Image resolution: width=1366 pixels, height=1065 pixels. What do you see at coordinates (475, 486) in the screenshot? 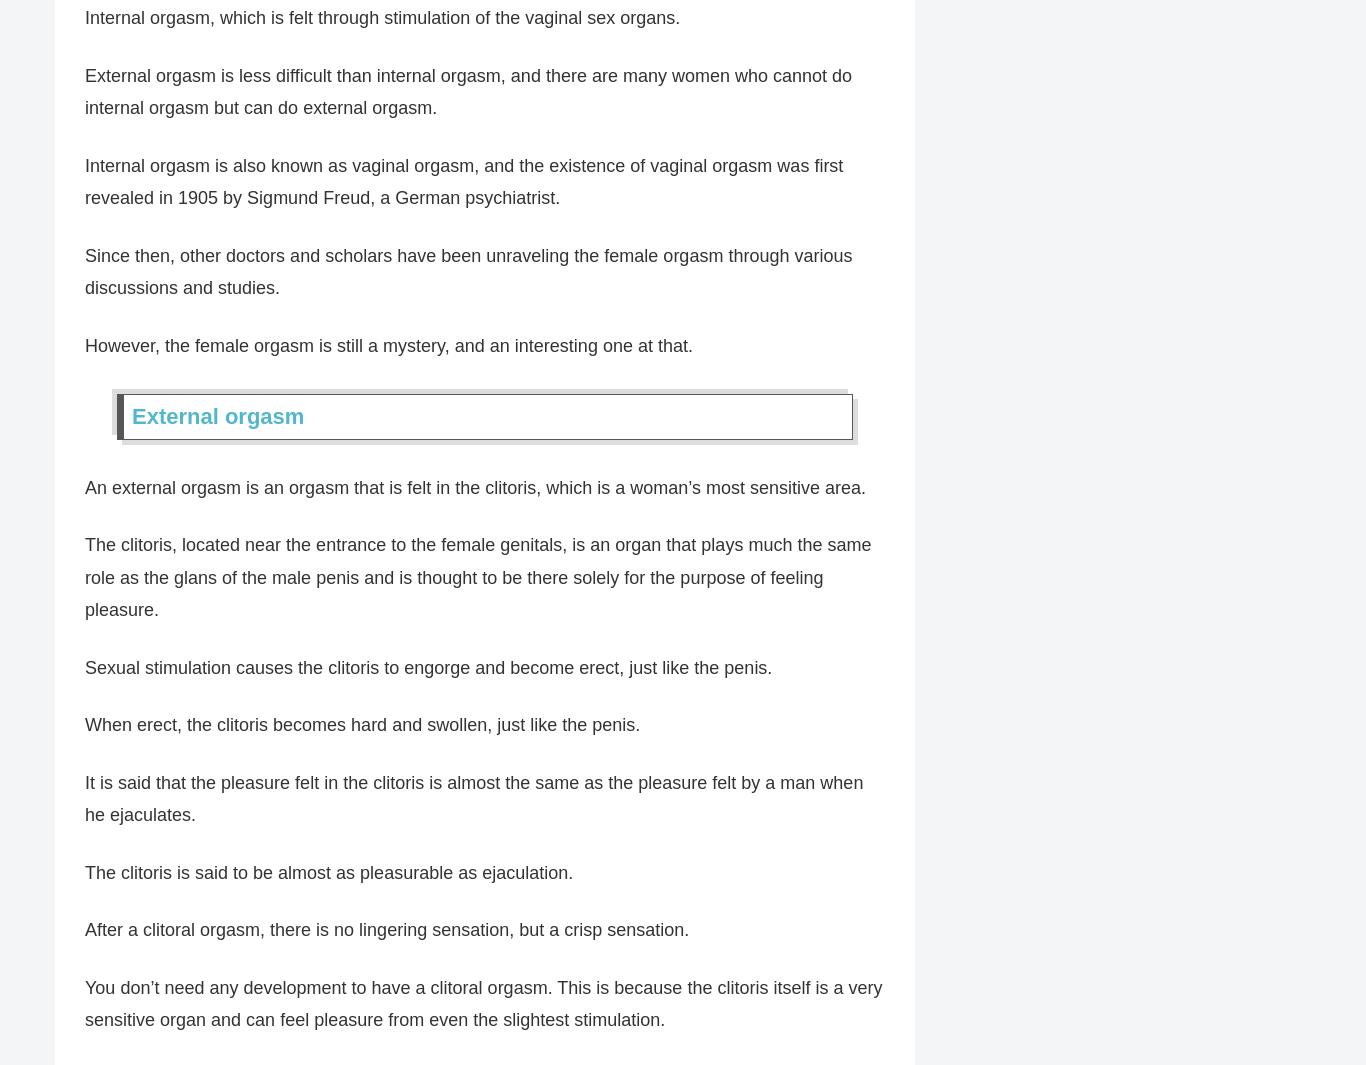
I see `'An external orgasm is an orgasm that is felt in the clitoris, which is a woman’s most sensitive area.'` at bounding box center [475, 486].